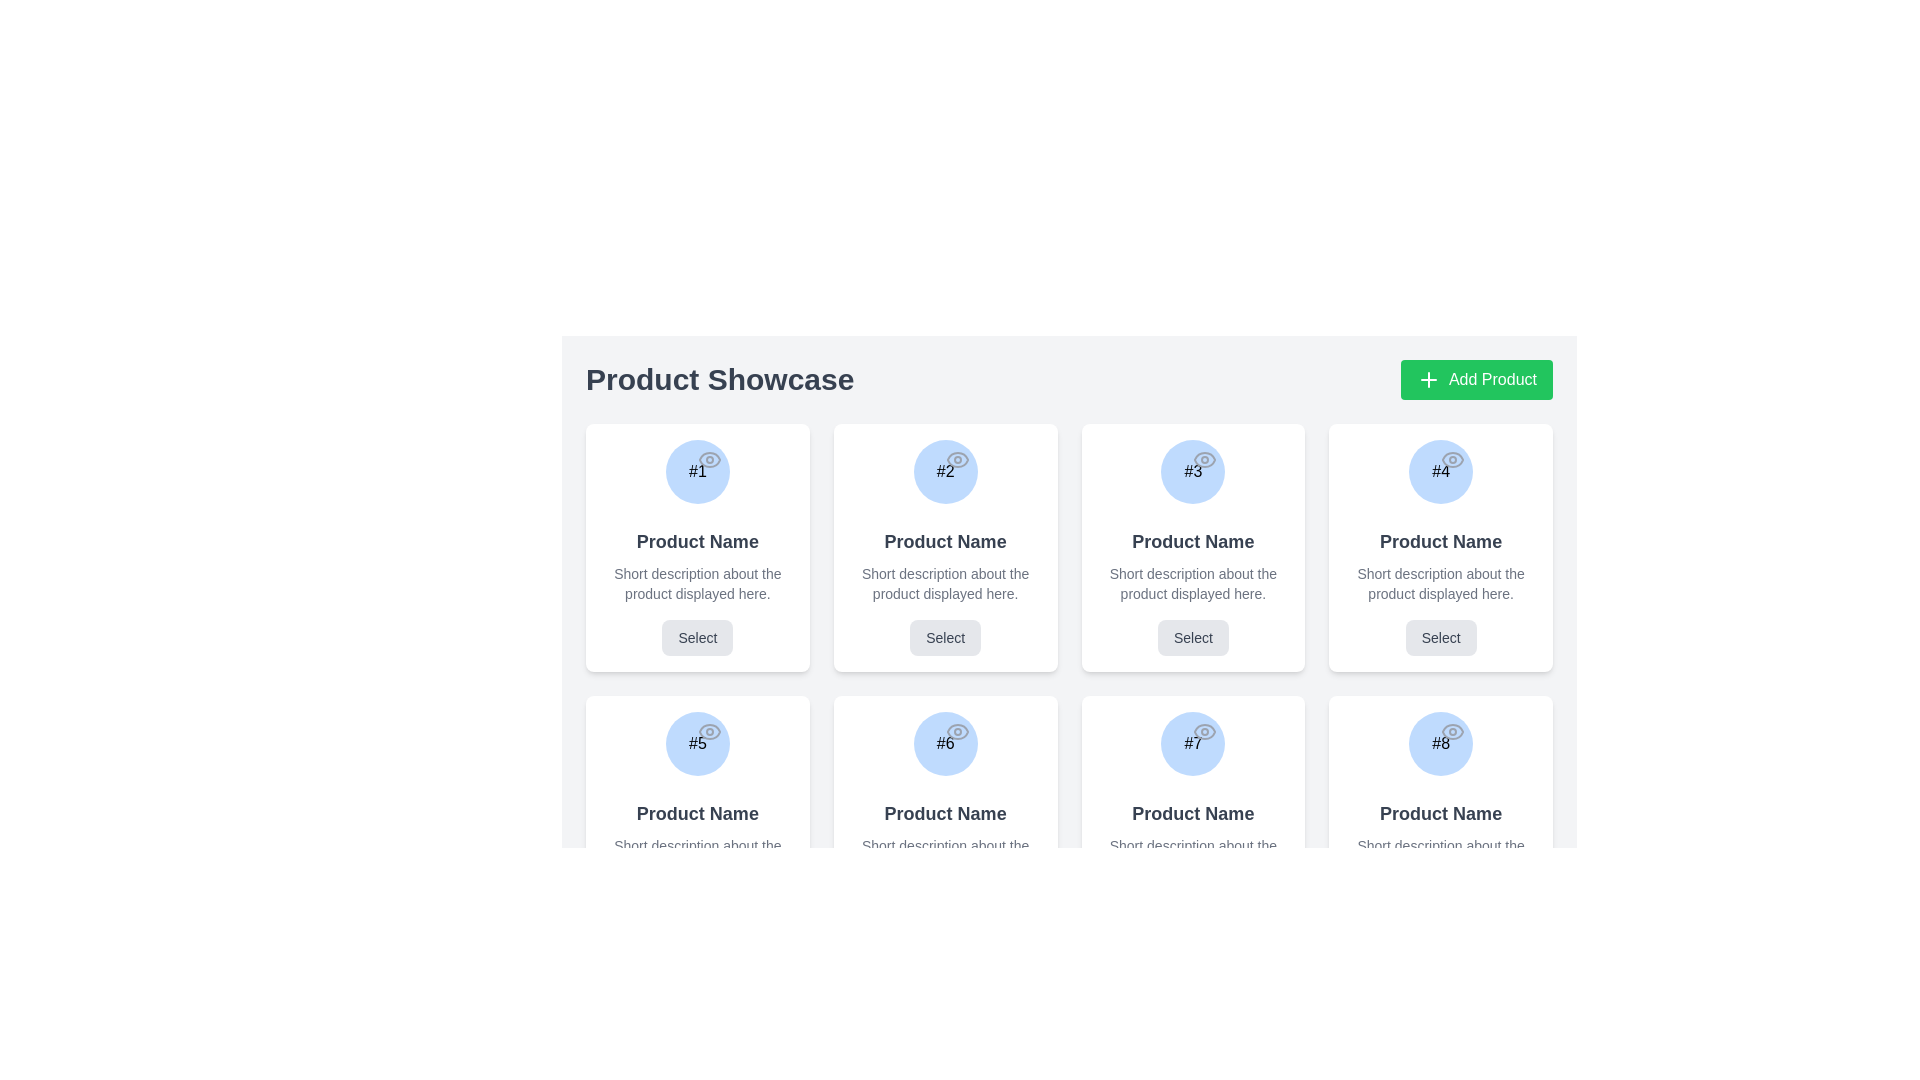 The width and height of the screenshot is (1920, 1080). I want to click on the text label displaying 'Short description about the product displayed here.' located in the third product card of the first row, positioned between the 'Product Name' and 'Select' button, so click(1193, 583).